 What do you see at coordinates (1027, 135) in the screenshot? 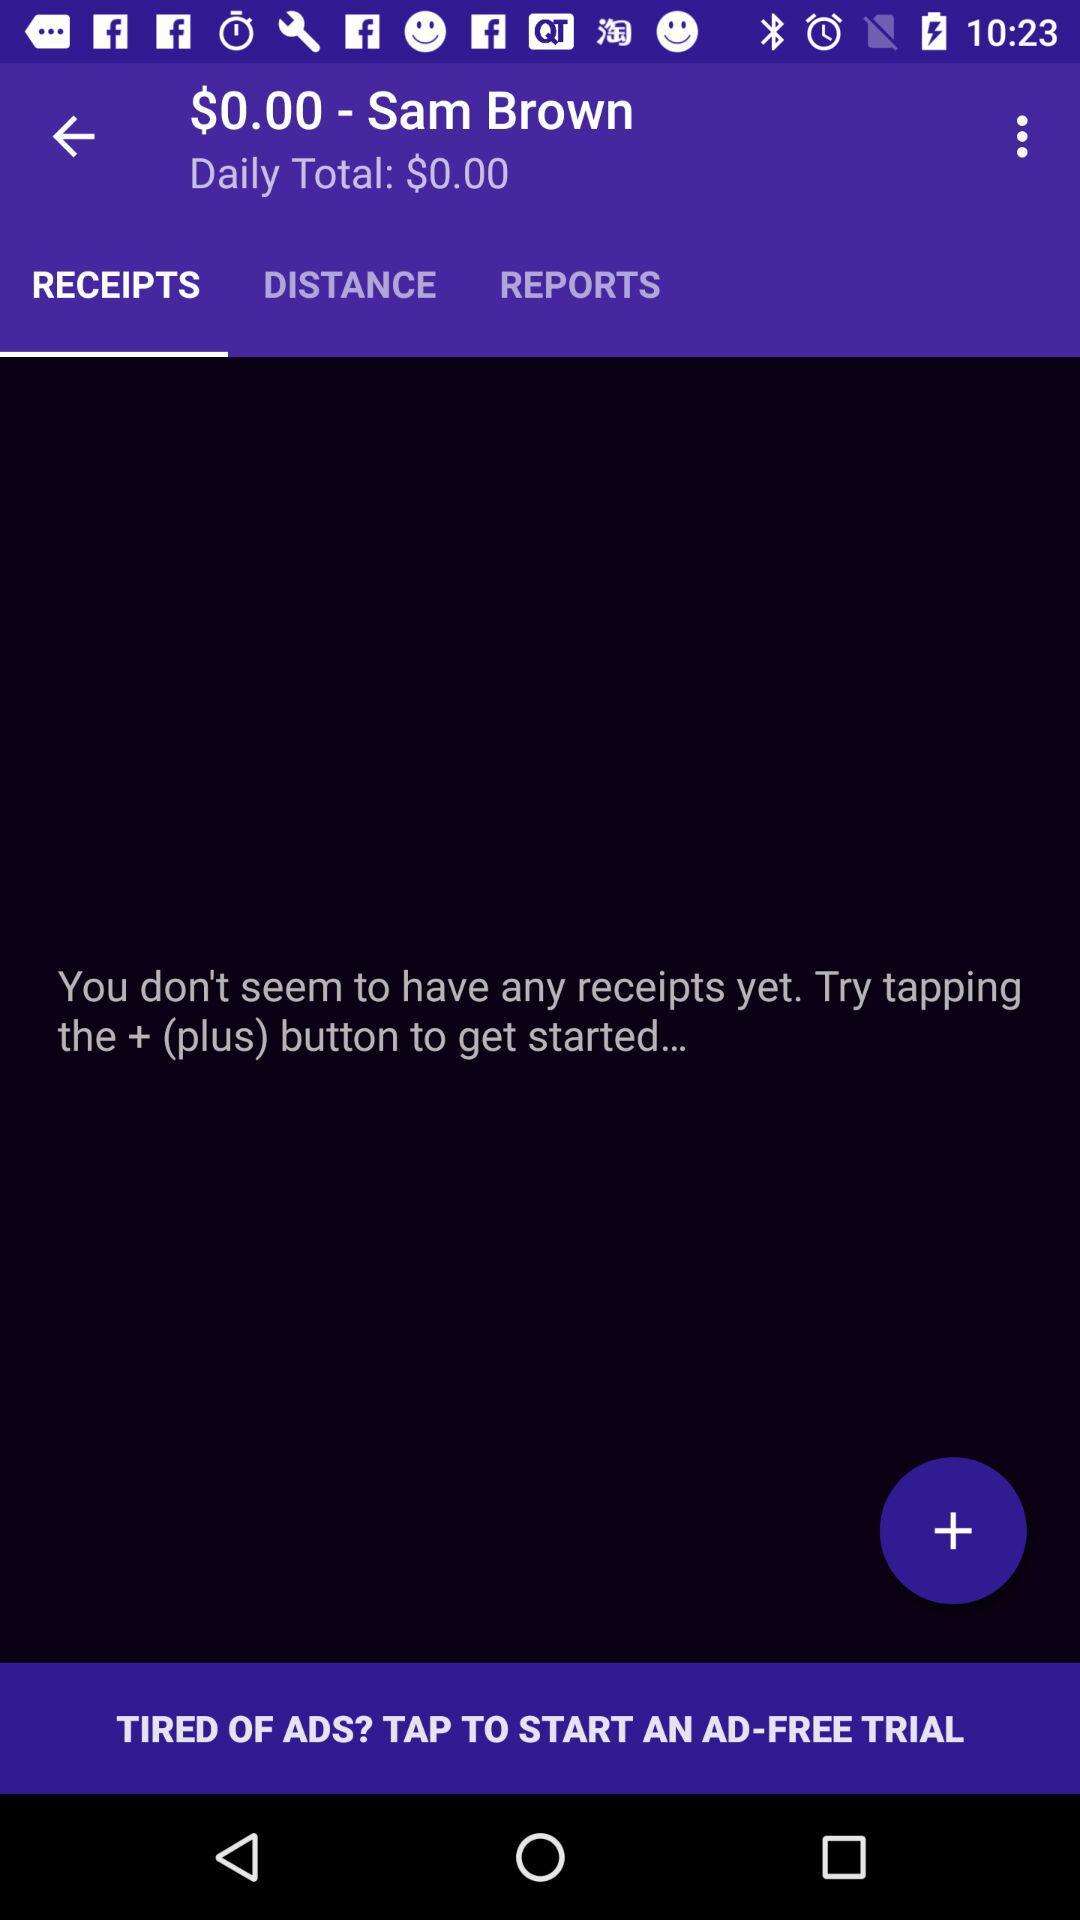
I see `icon next to the reports item` at bounding box center [1027, 135].